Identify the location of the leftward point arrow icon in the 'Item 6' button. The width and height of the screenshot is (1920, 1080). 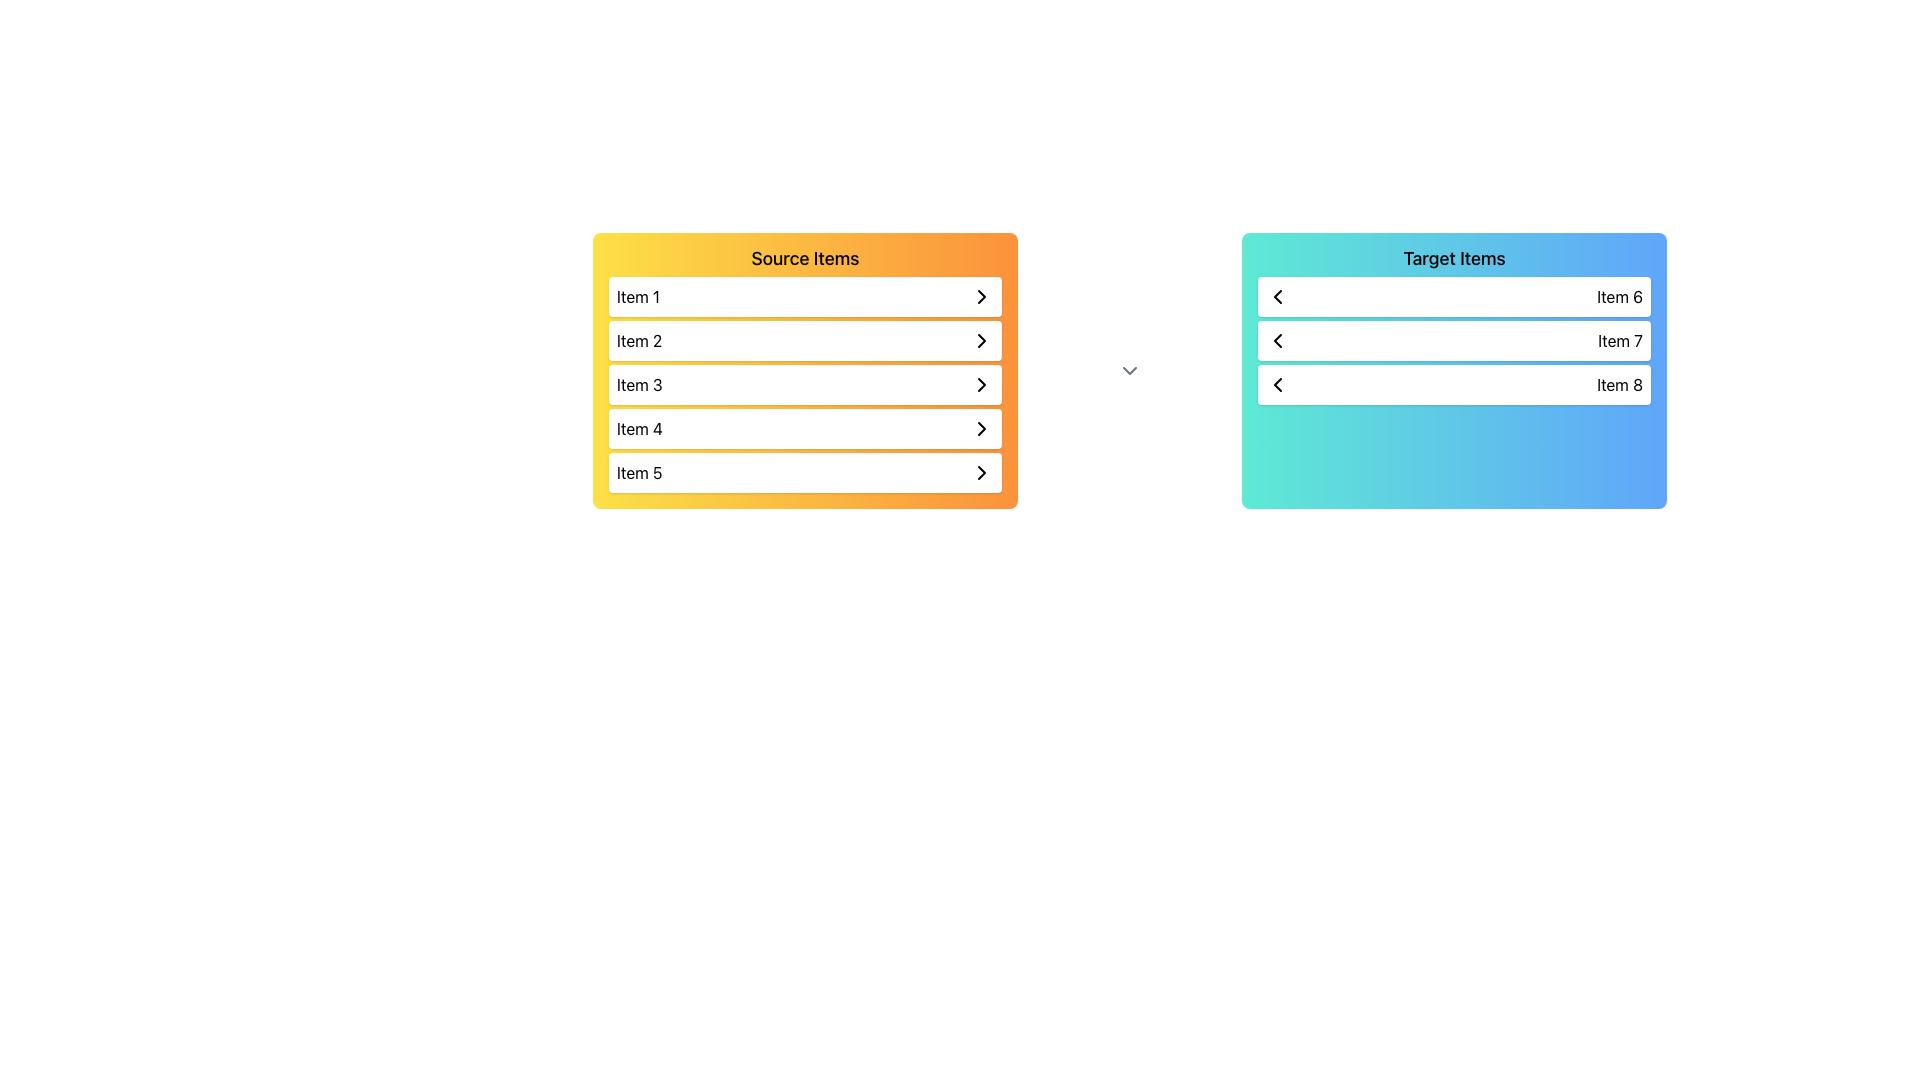
(1276, 297).